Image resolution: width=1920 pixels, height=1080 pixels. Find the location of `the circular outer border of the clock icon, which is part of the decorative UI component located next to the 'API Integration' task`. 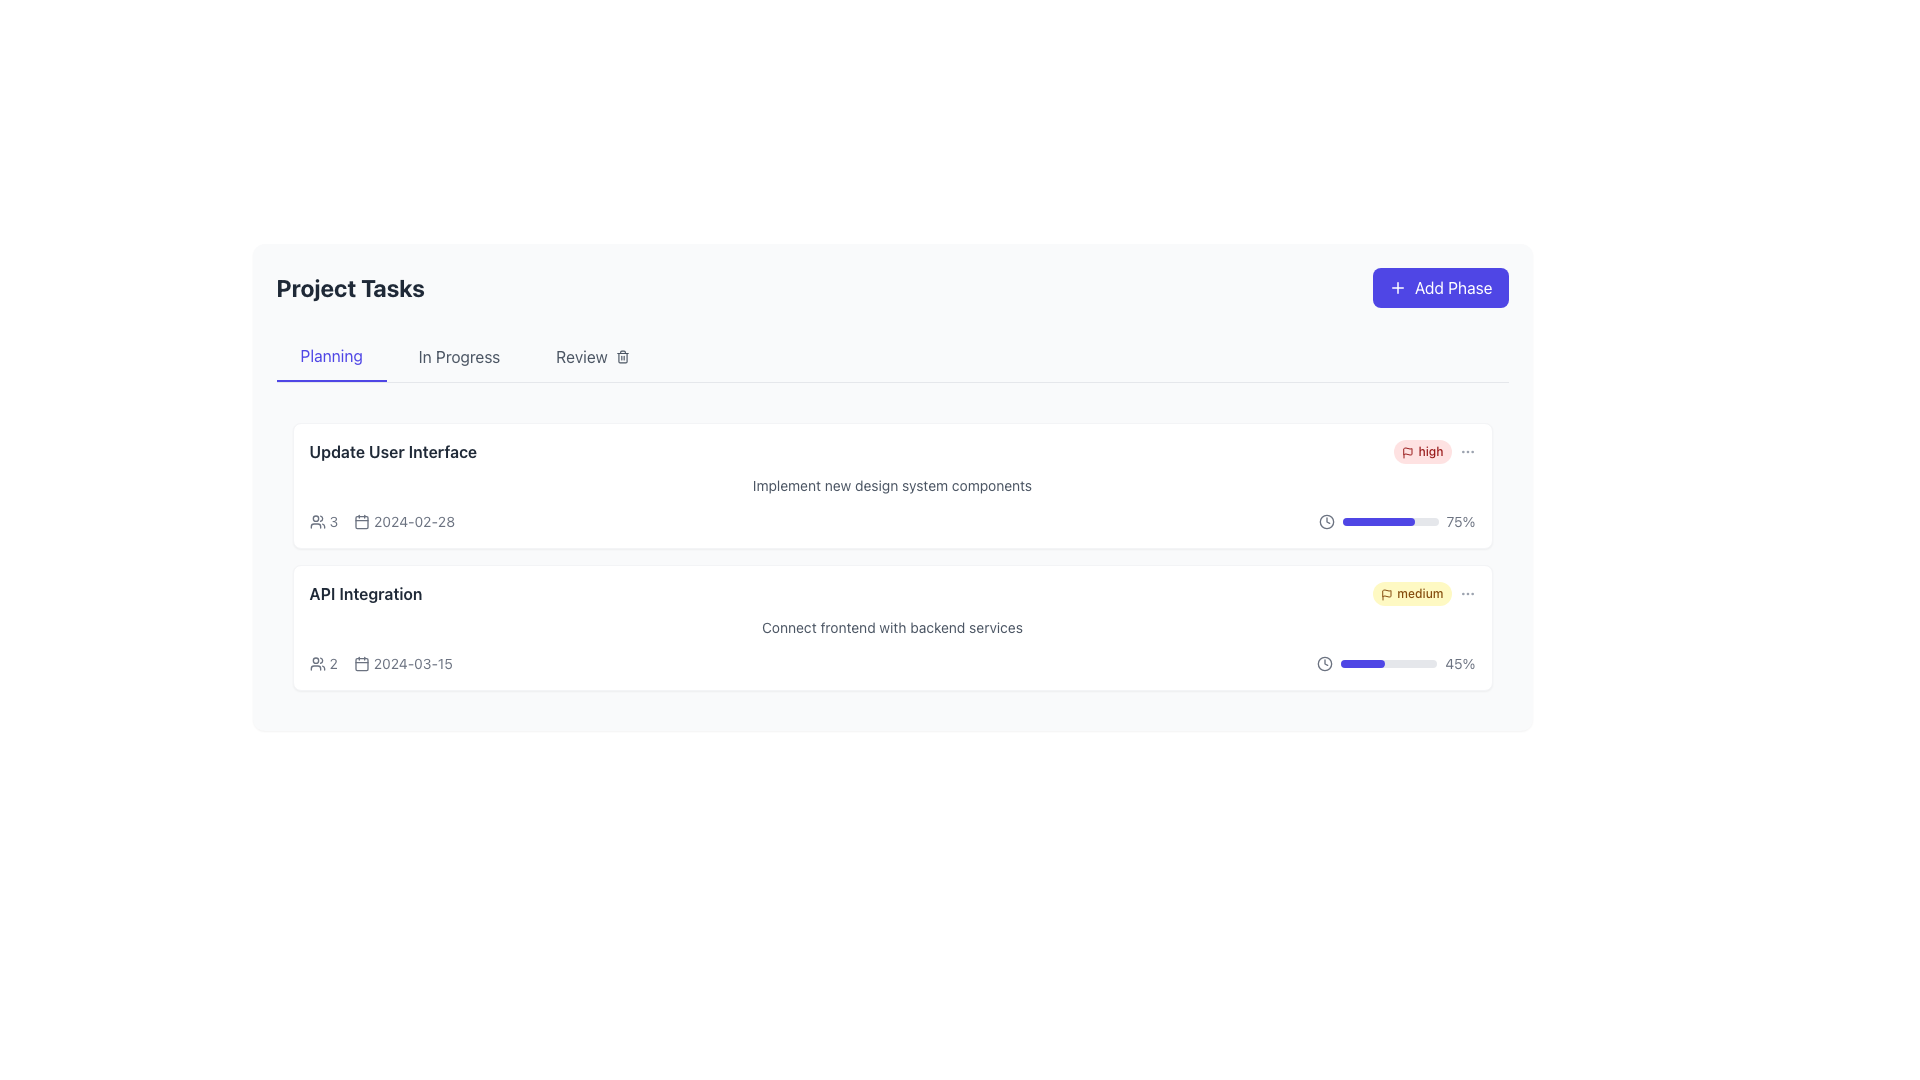

the circular outer border of the clock icon, which is part of the decorative UI component located next to the 'API Integration' task is located at coordinates (1326, 520).